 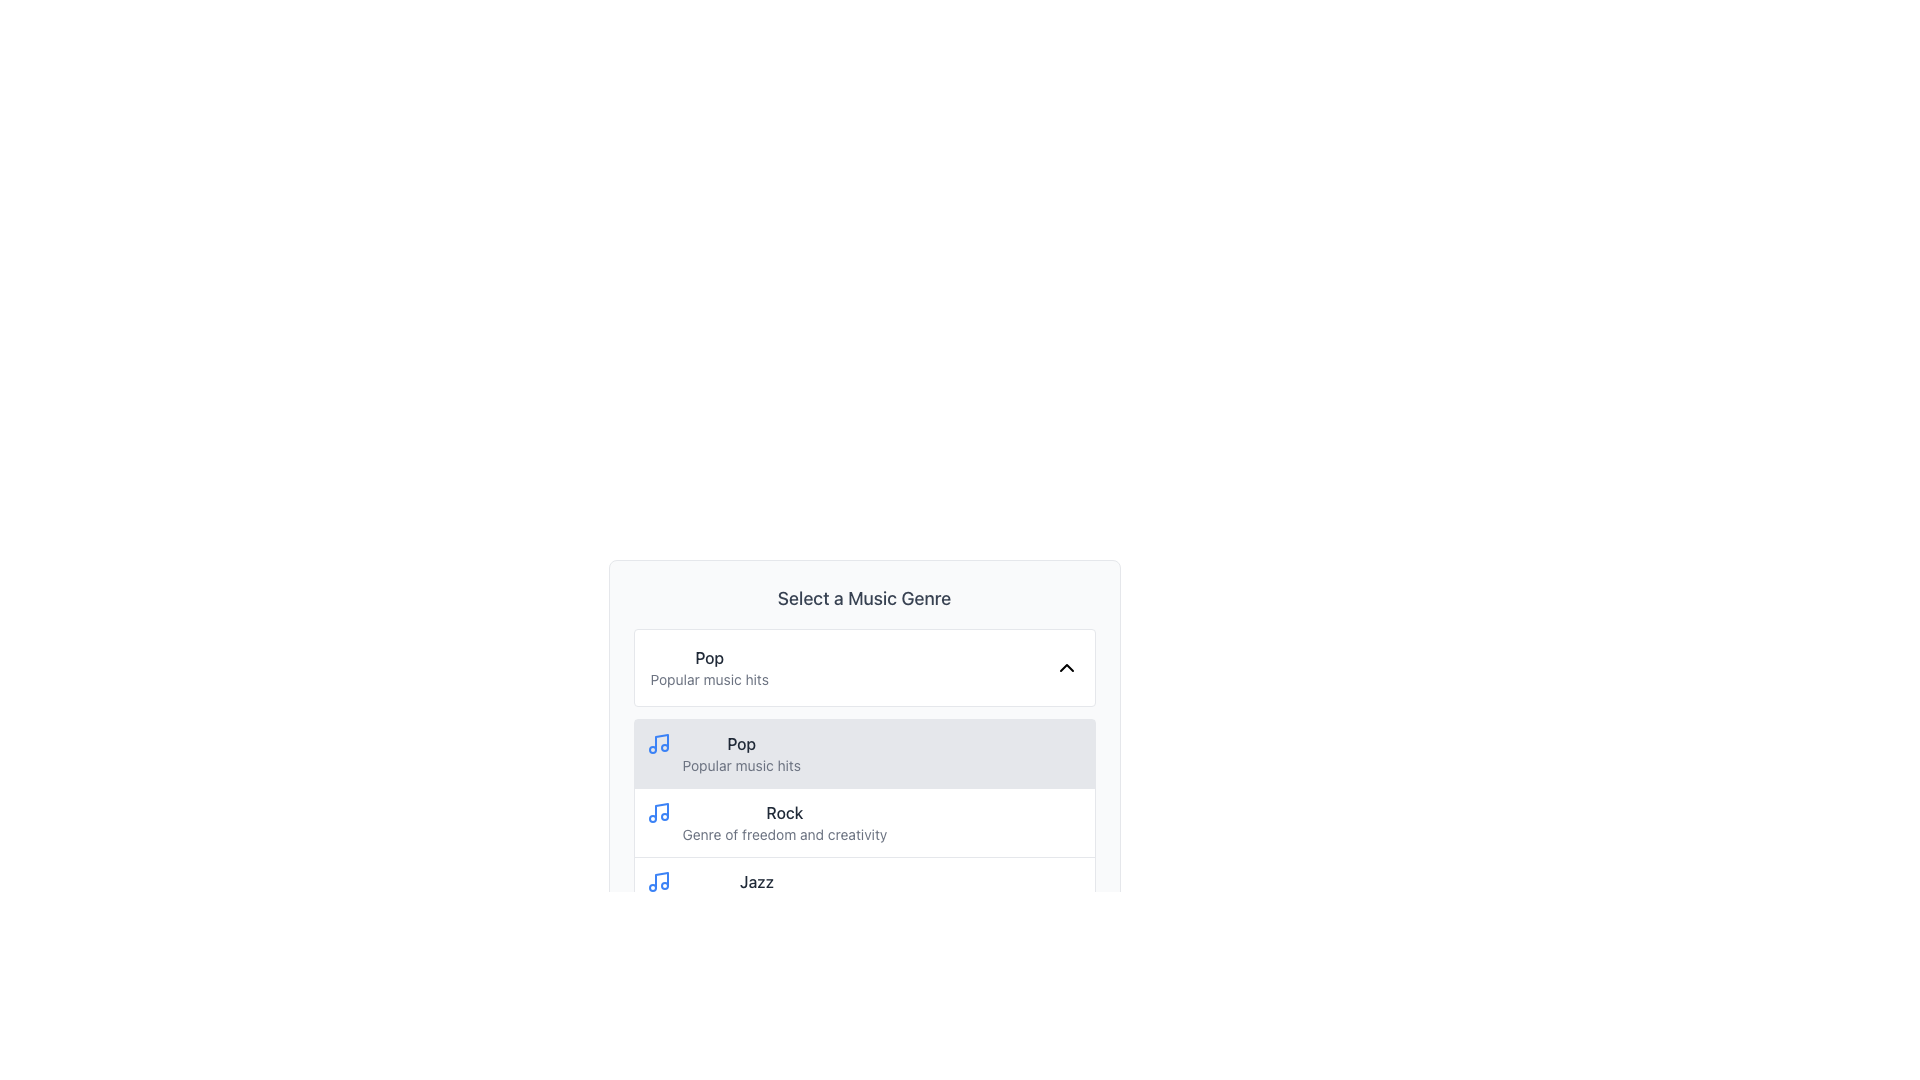 I want to click on the text label reading 'Popular music hits', which is styled in gray and positioned below the 'Pop' text in the dropdown interface for music genres, so click(x=709, y=678).